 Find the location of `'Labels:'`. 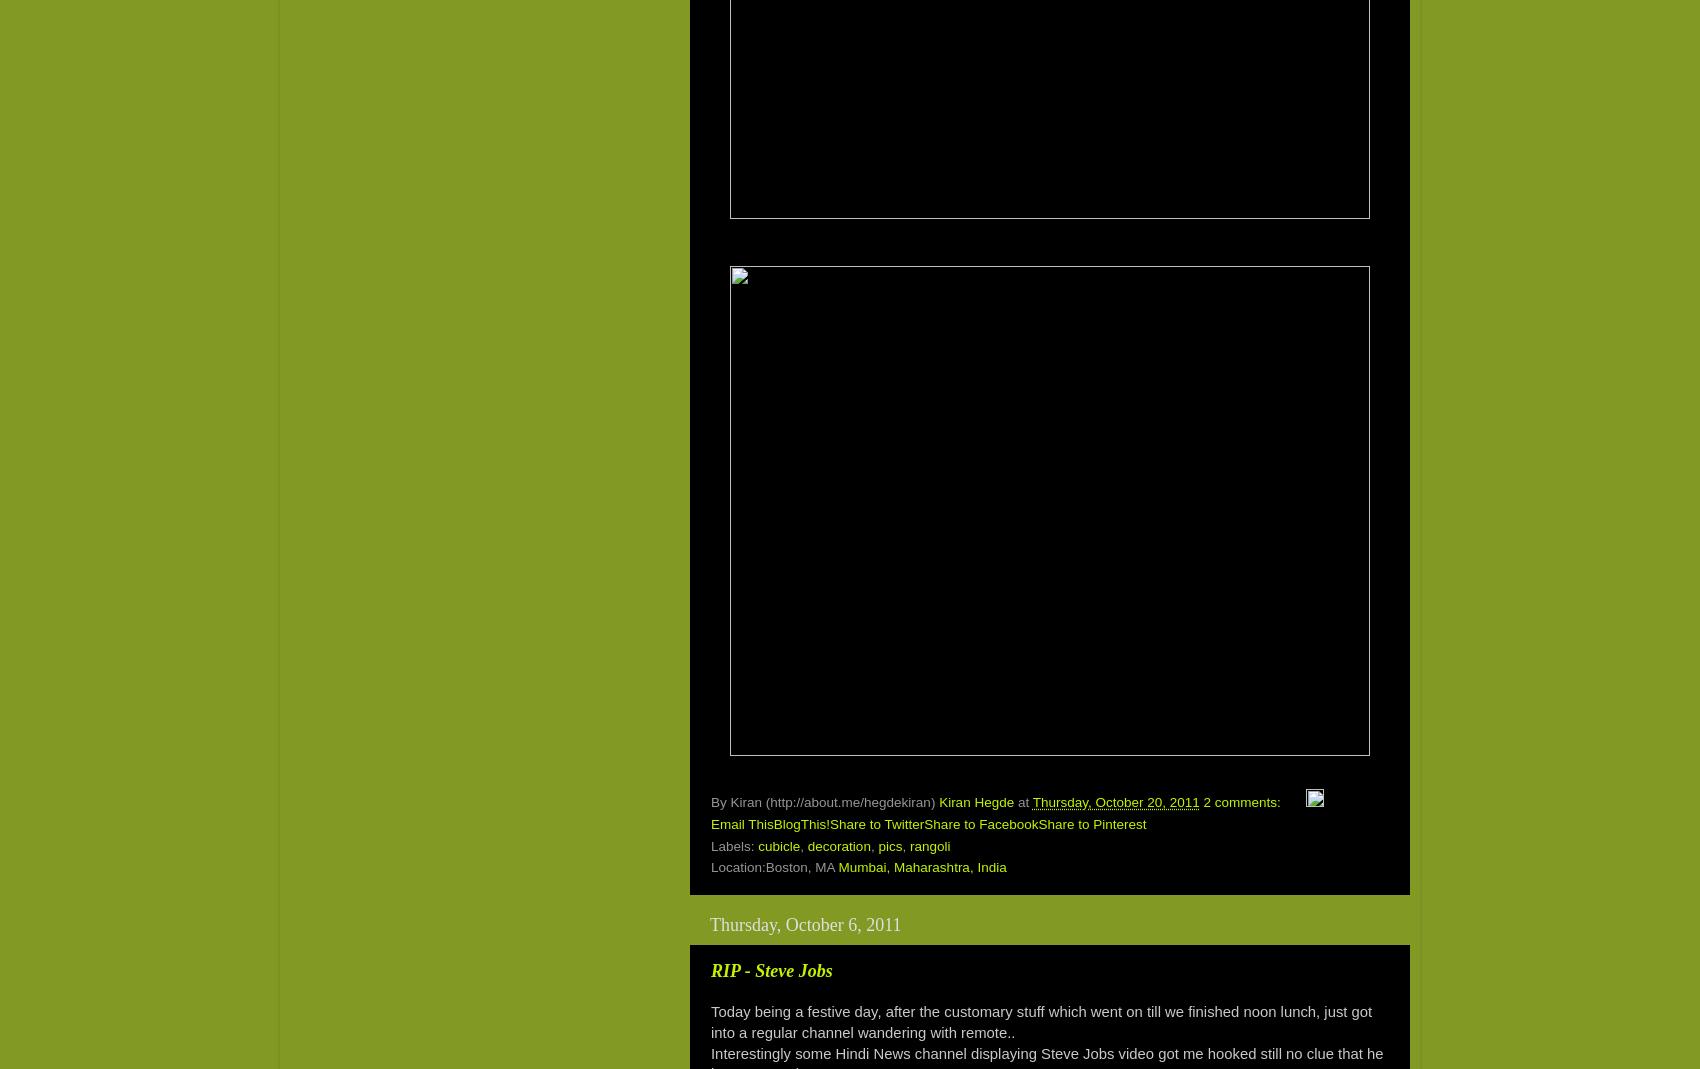

'Labels:' is located at coordinates (734, 845).